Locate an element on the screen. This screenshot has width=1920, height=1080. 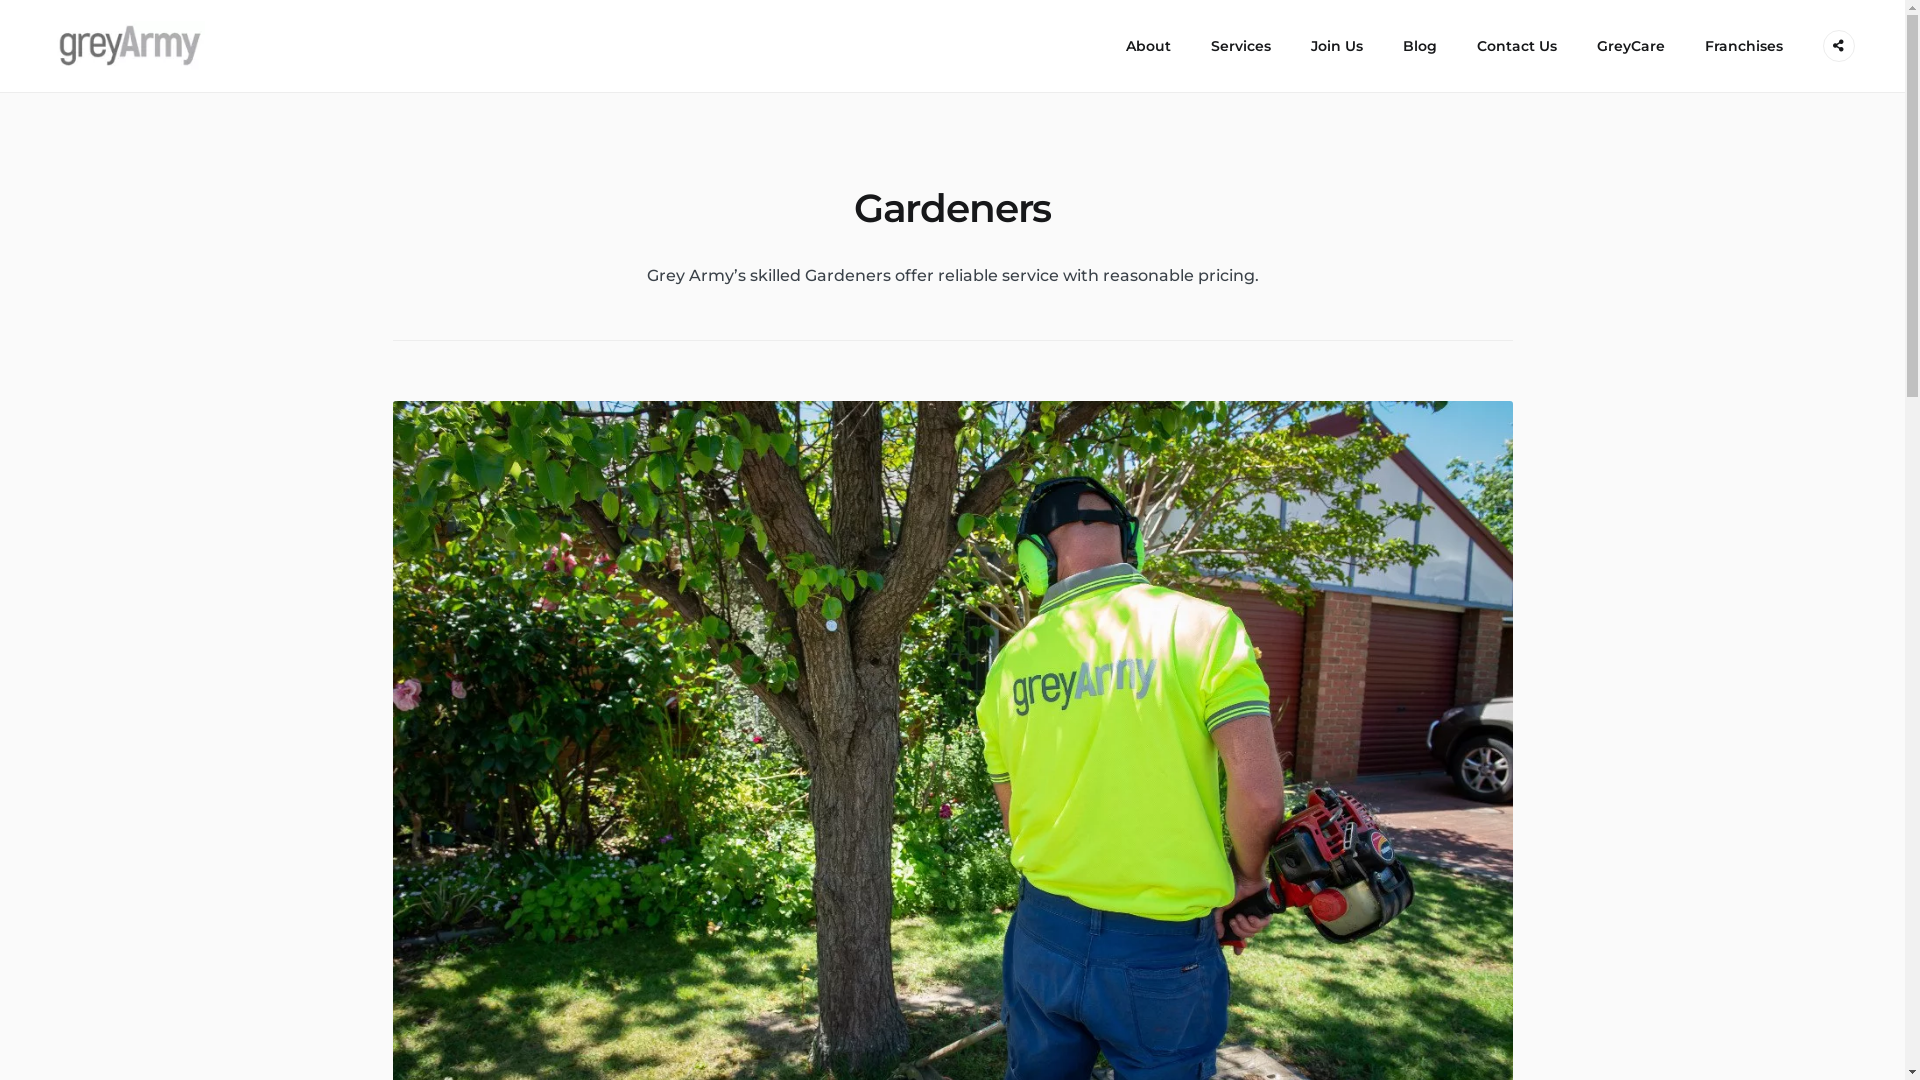
'Franchises' is located at coordinates (1742, 45).